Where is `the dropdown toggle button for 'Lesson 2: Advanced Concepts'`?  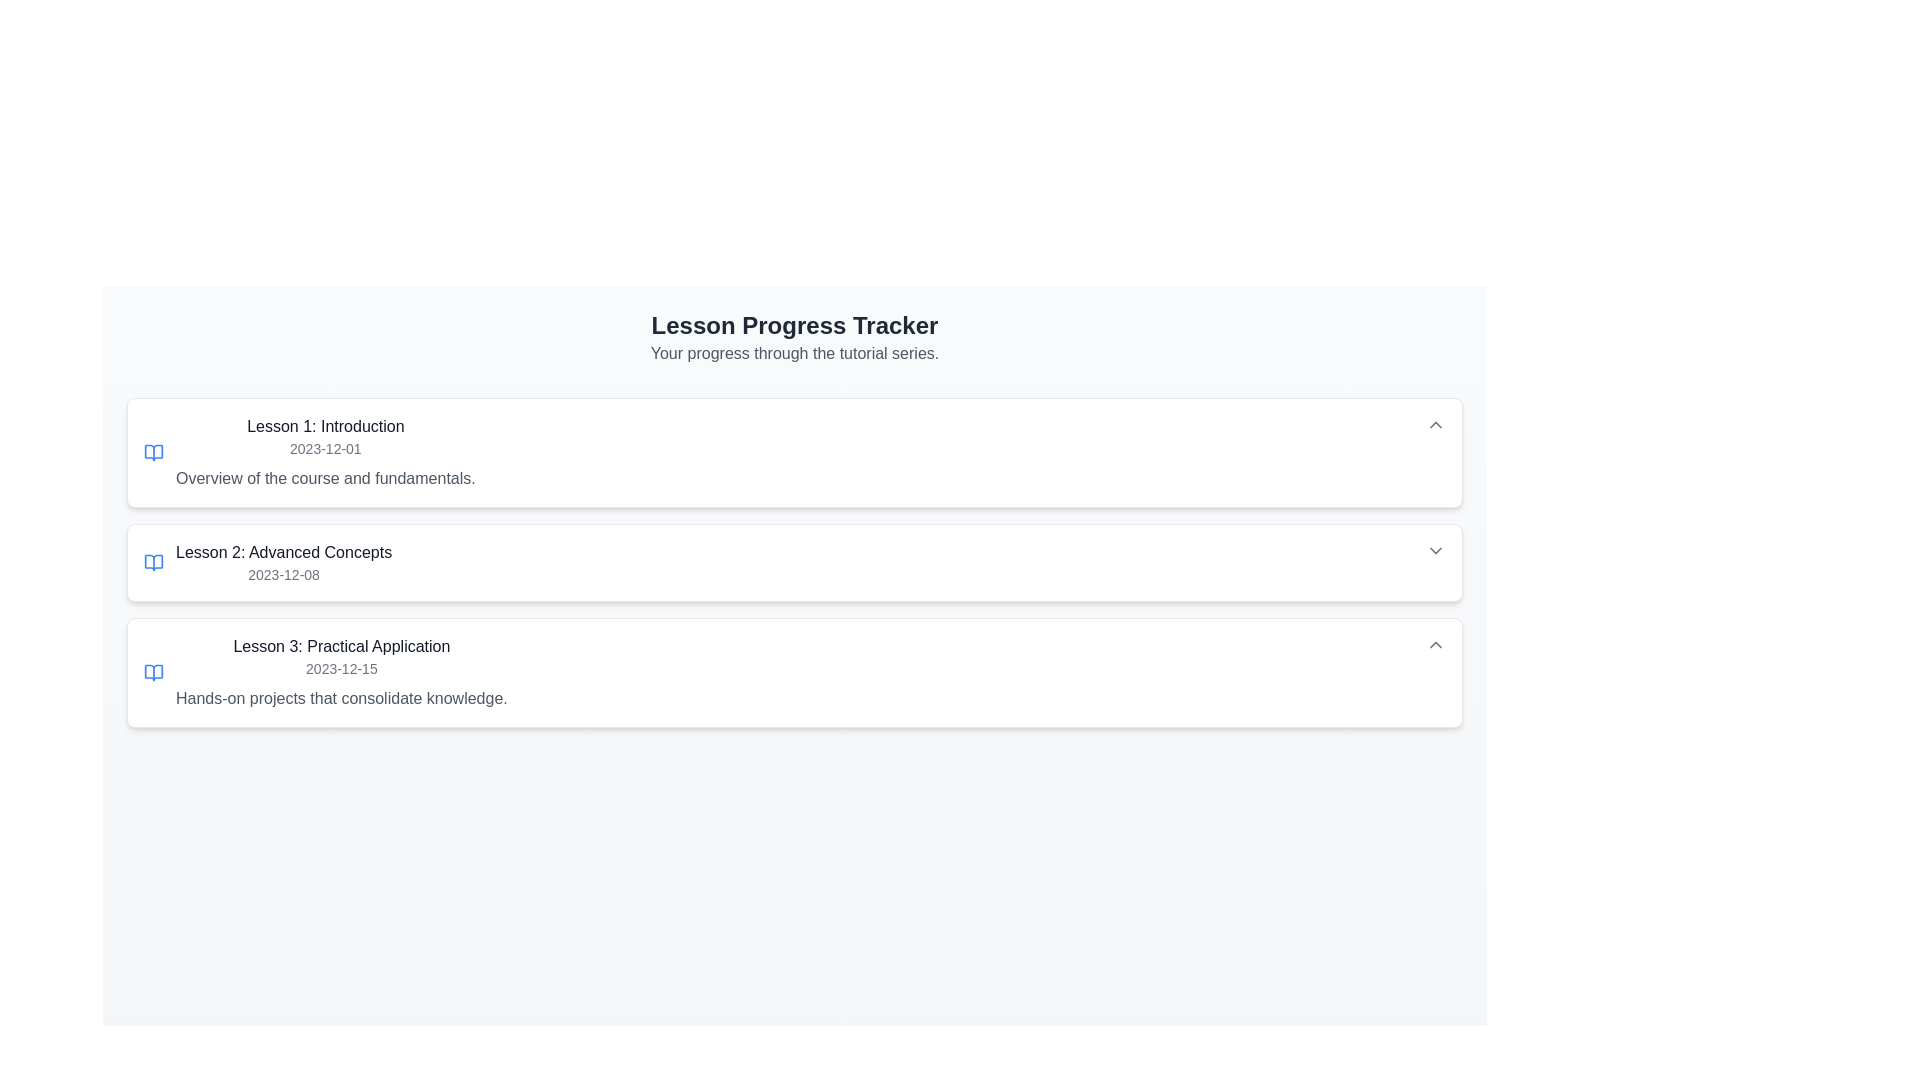
the dropdown toggle button for 'Lesson 2: Advanced Concepts' is located at coordinates (1434, 551).